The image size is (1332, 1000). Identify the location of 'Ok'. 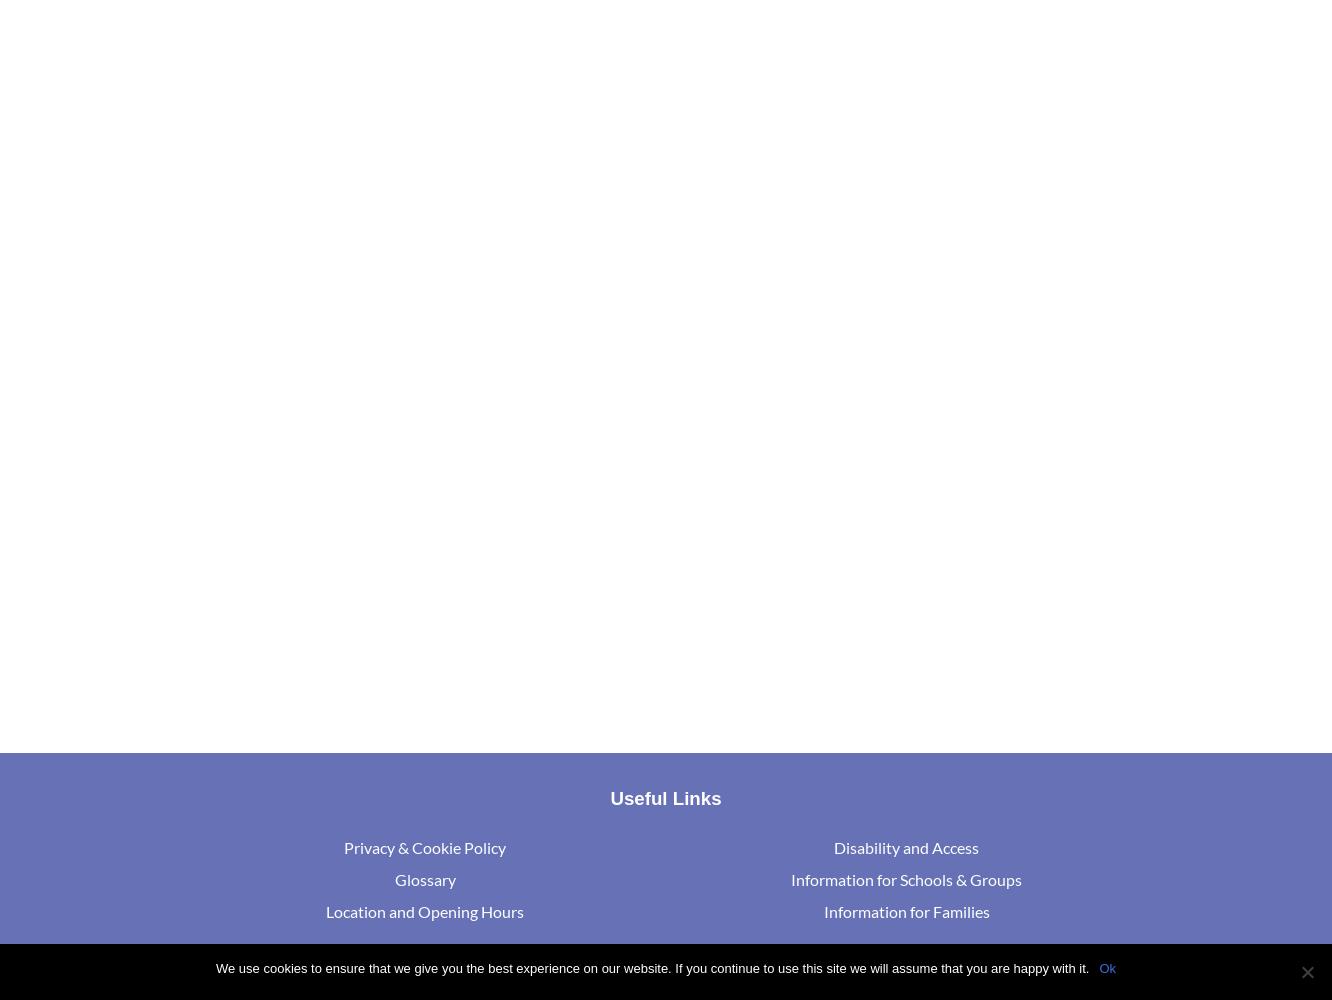
(1106, 967).